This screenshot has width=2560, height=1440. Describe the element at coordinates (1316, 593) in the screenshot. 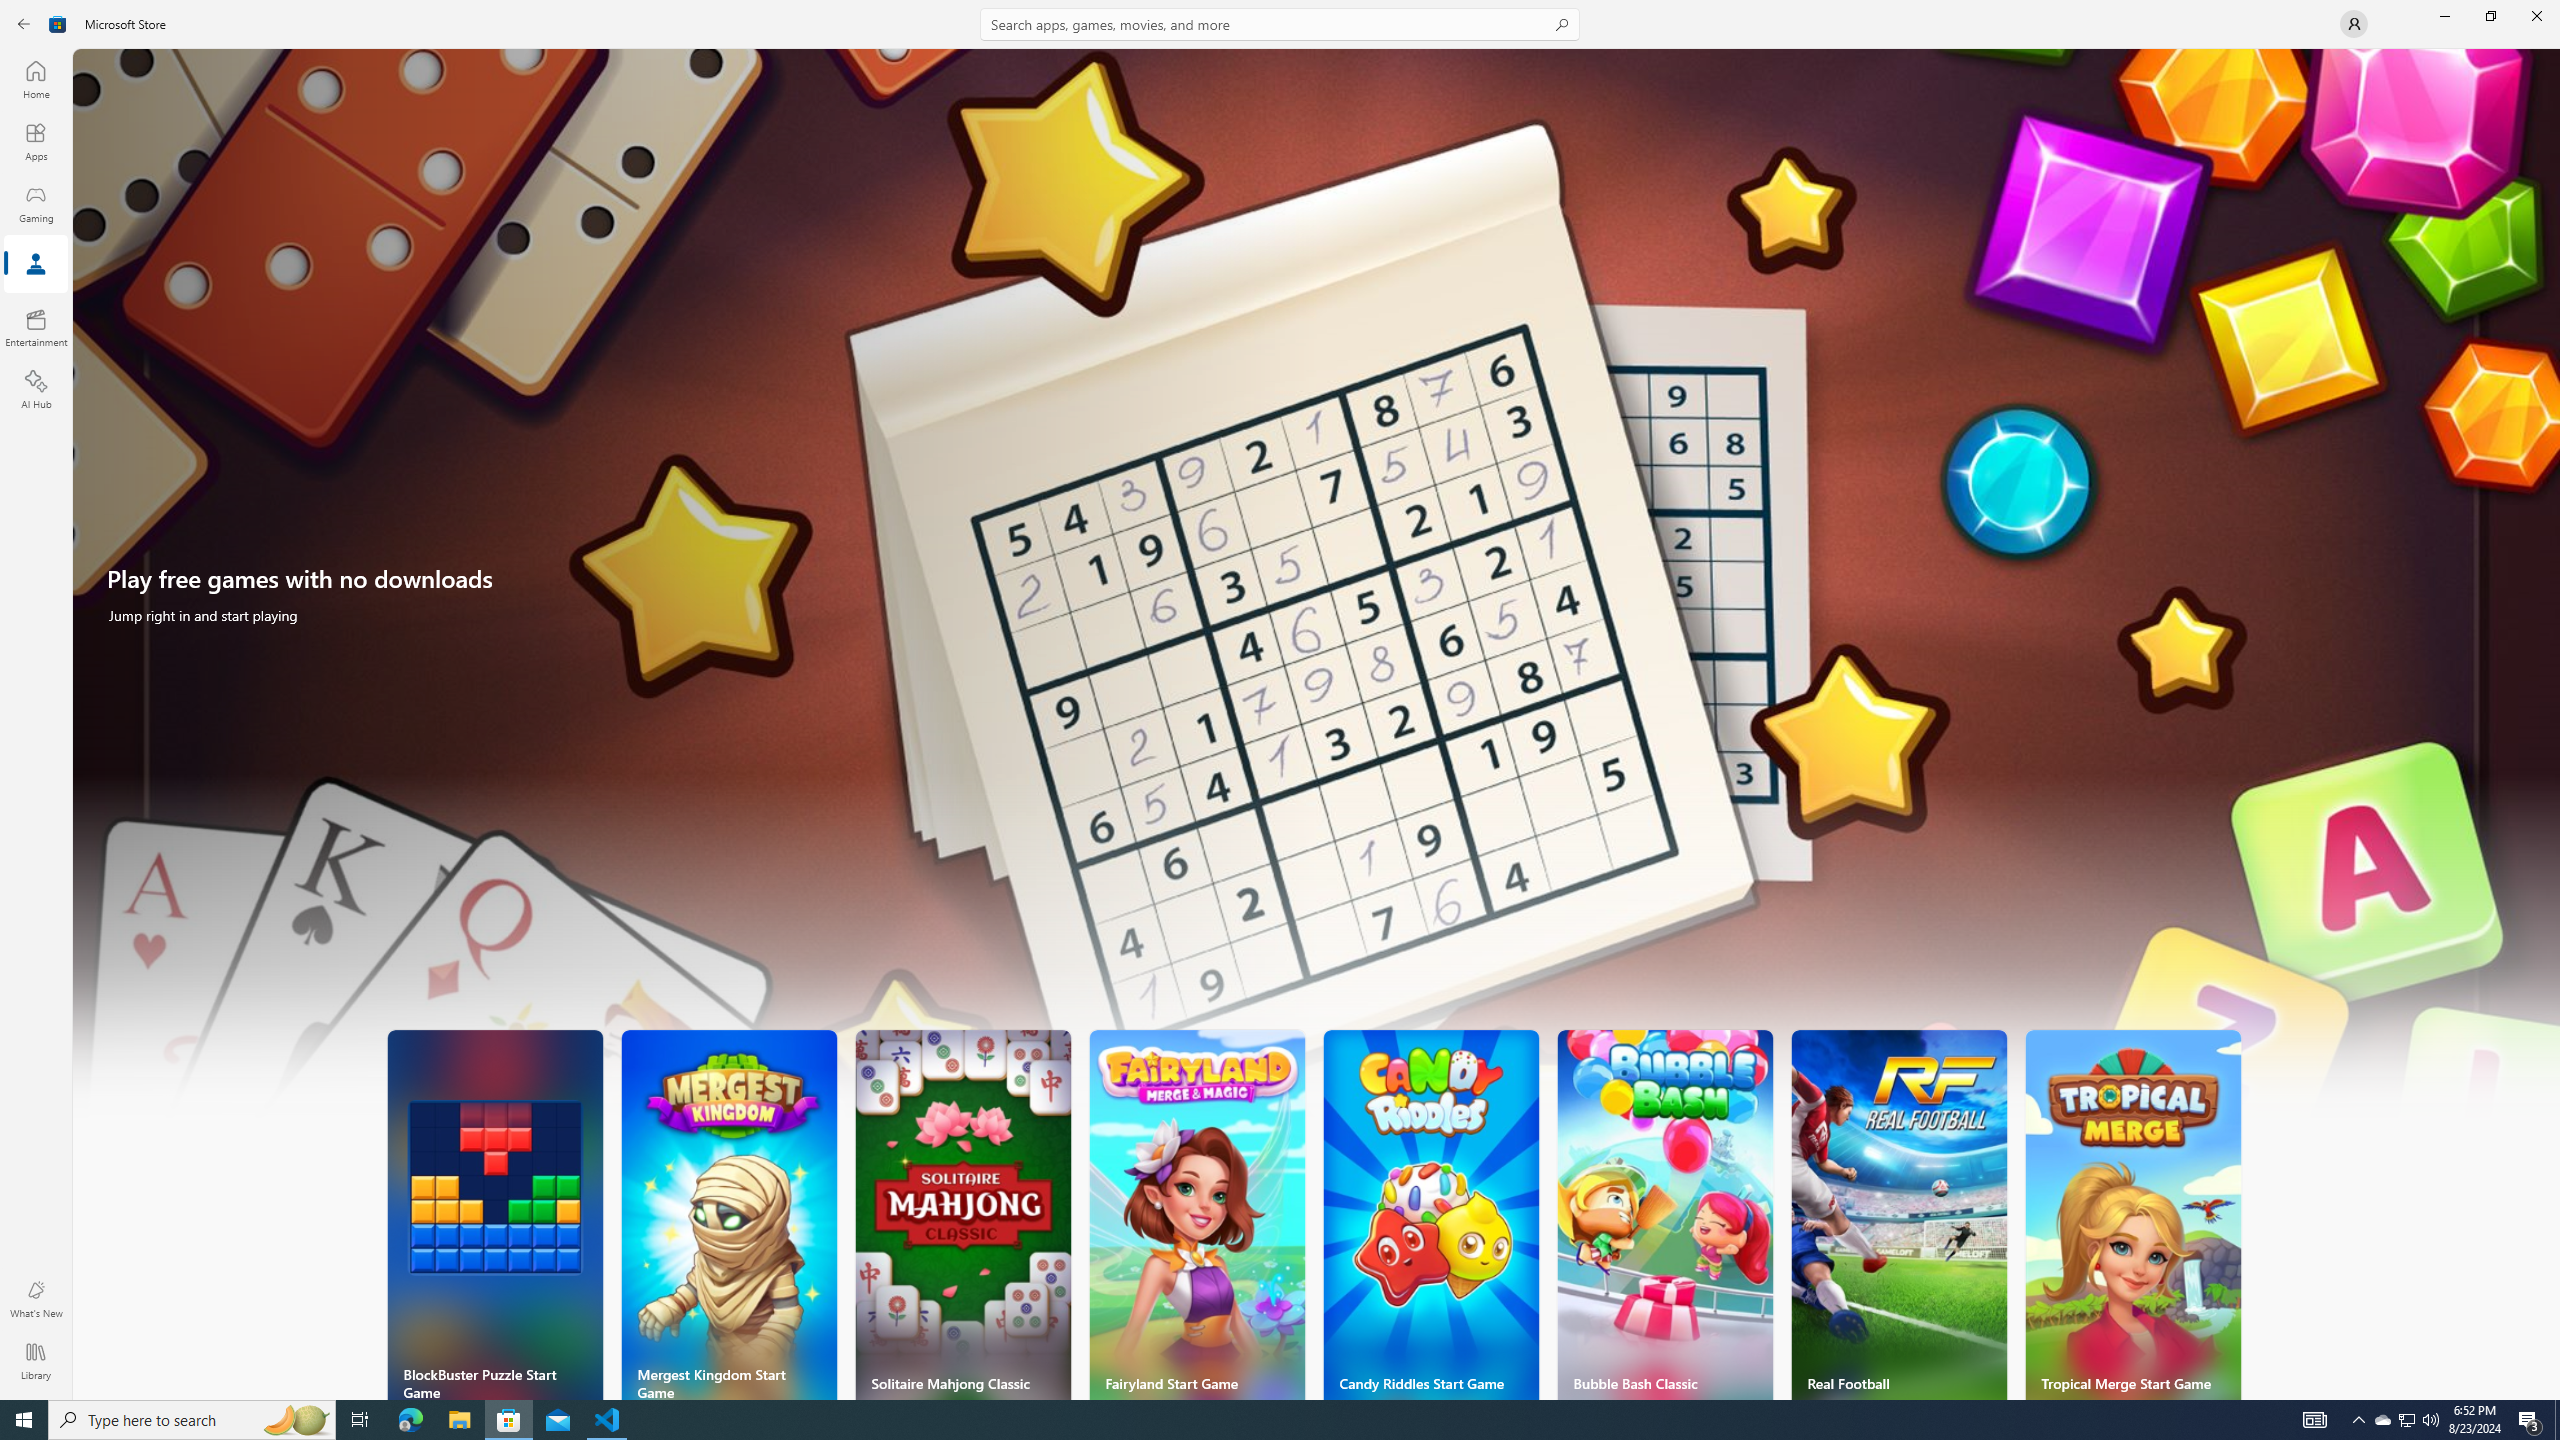

I see `'AutomationID: HeroImage'` at that location.